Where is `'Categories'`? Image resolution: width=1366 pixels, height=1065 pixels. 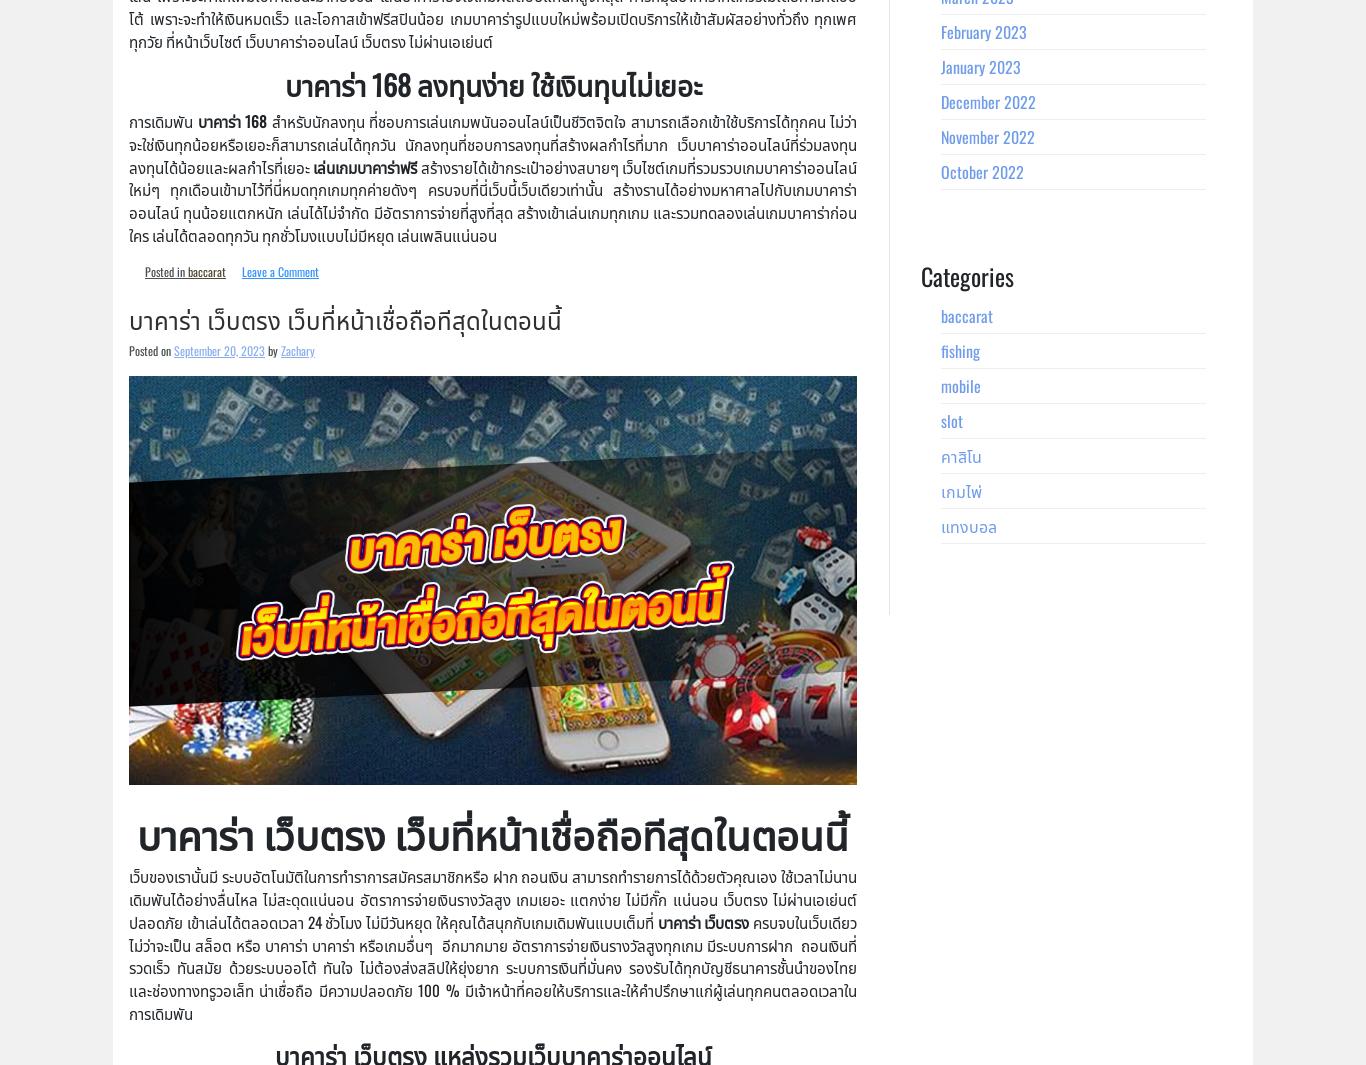 'Categories' is located at coordinates (967, 275).